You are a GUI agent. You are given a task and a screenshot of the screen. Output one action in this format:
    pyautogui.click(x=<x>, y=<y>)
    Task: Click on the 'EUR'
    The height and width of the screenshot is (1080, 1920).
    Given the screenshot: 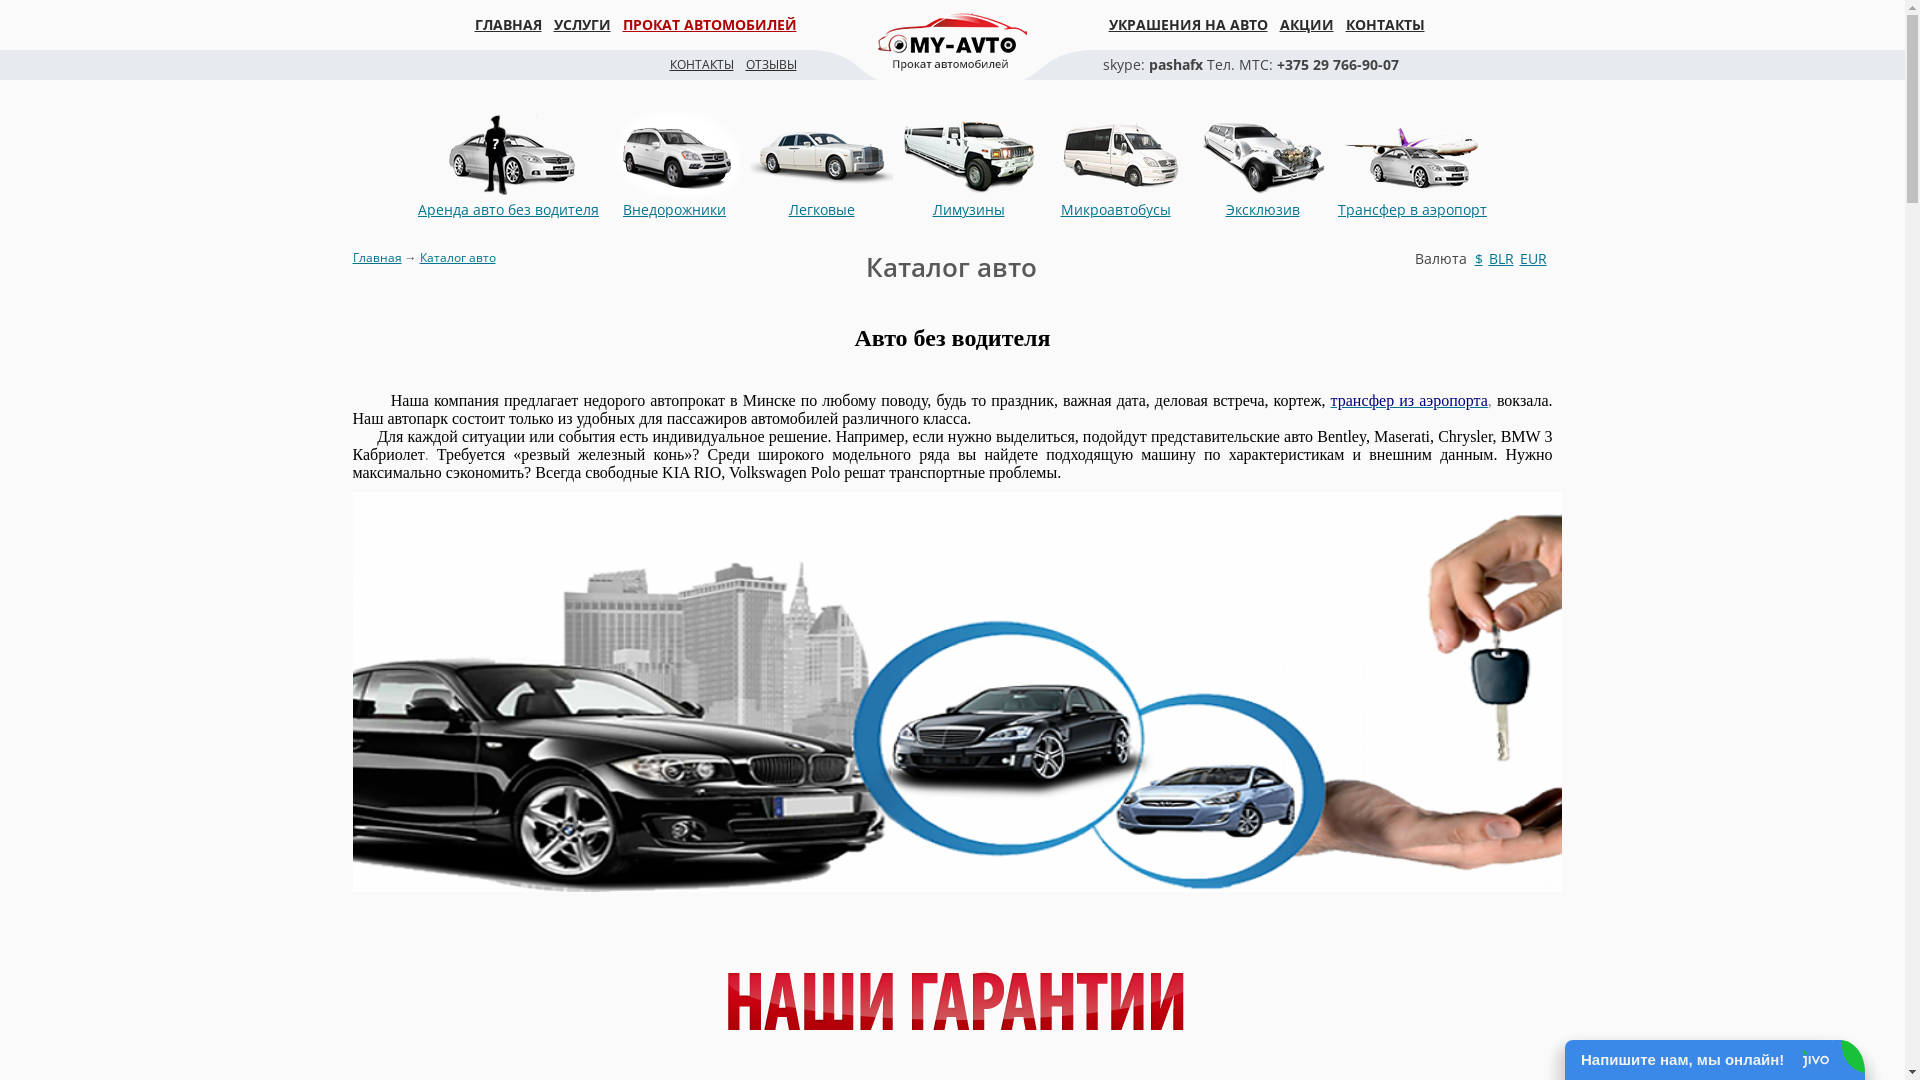 What is the action you would take?
    pyautogui.click(x=1532, y=257)
    